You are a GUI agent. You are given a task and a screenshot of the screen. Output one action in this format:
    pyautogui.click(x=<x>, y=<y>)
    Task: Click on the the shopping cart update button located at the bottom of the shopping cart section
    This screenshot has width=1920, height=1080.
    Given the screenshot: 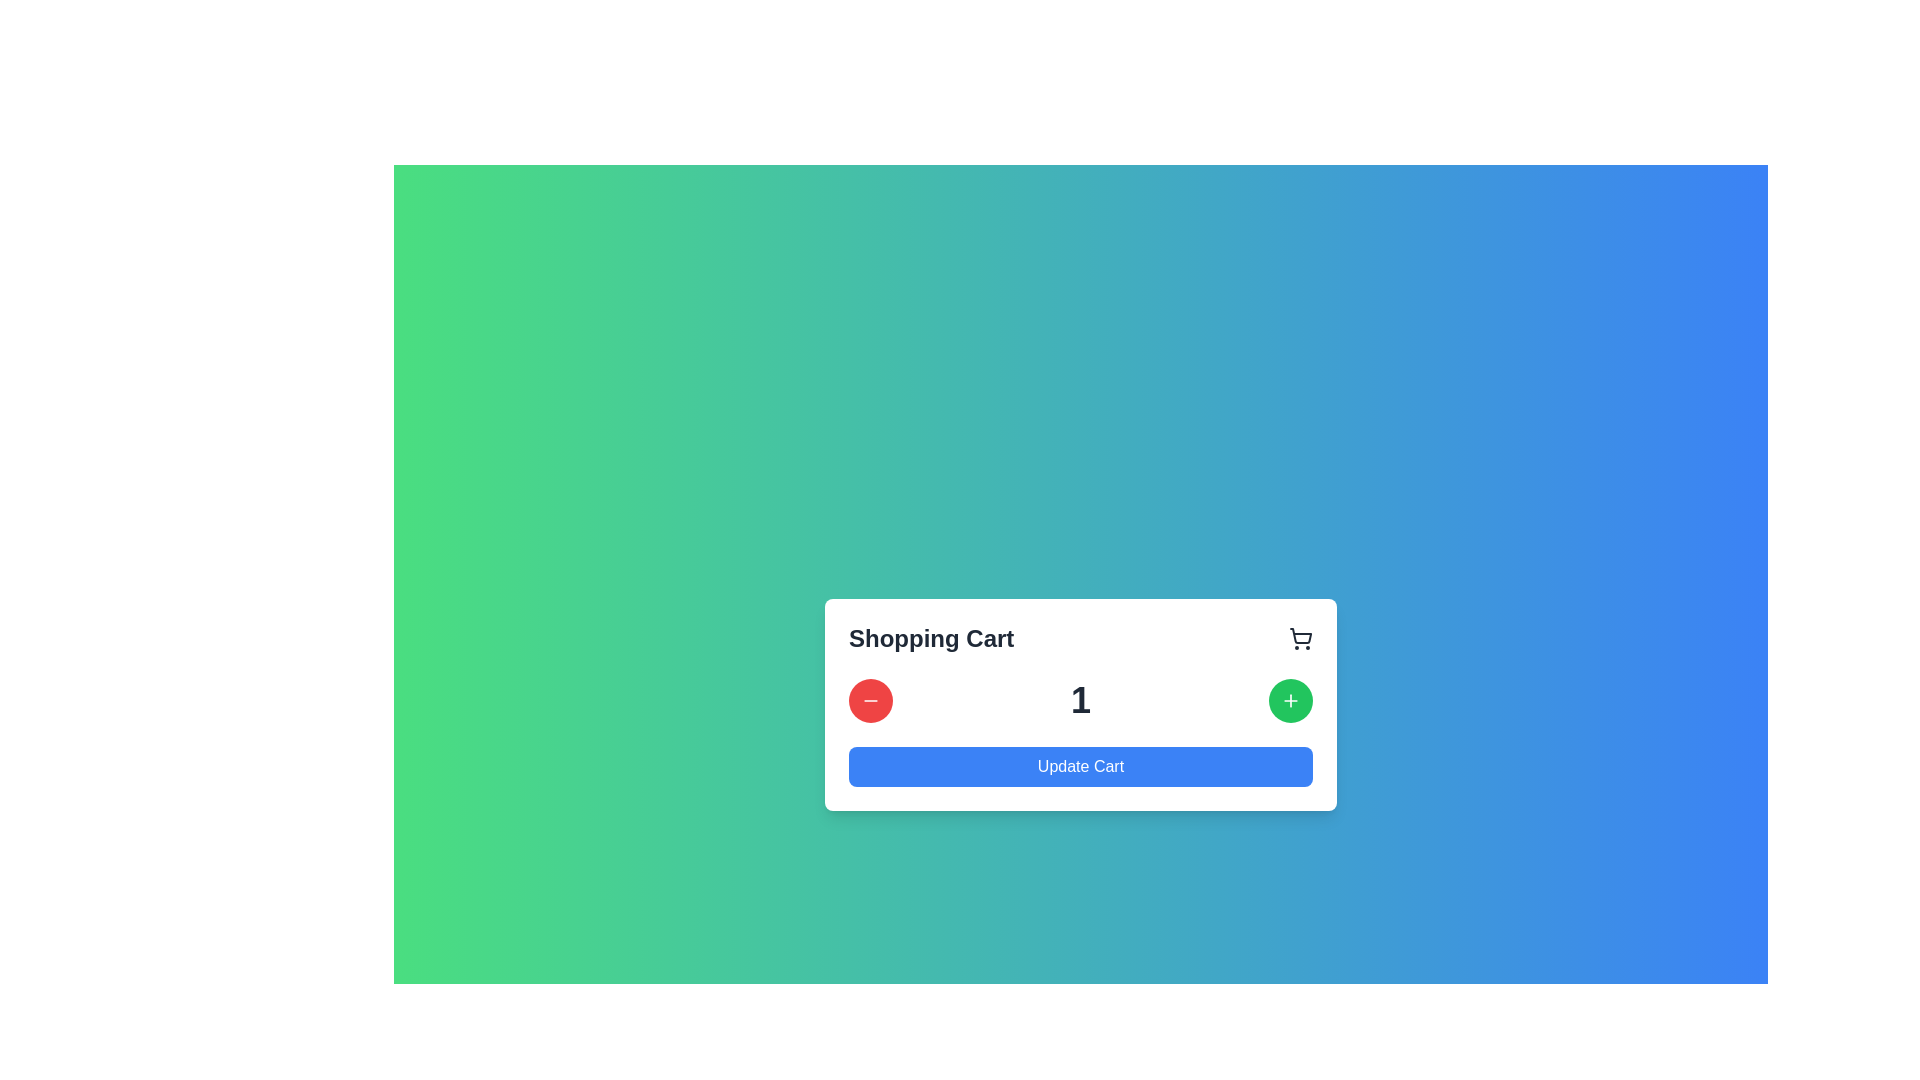 What is the action you would take?
    pyautogui.click(x=1079, y=766)
    